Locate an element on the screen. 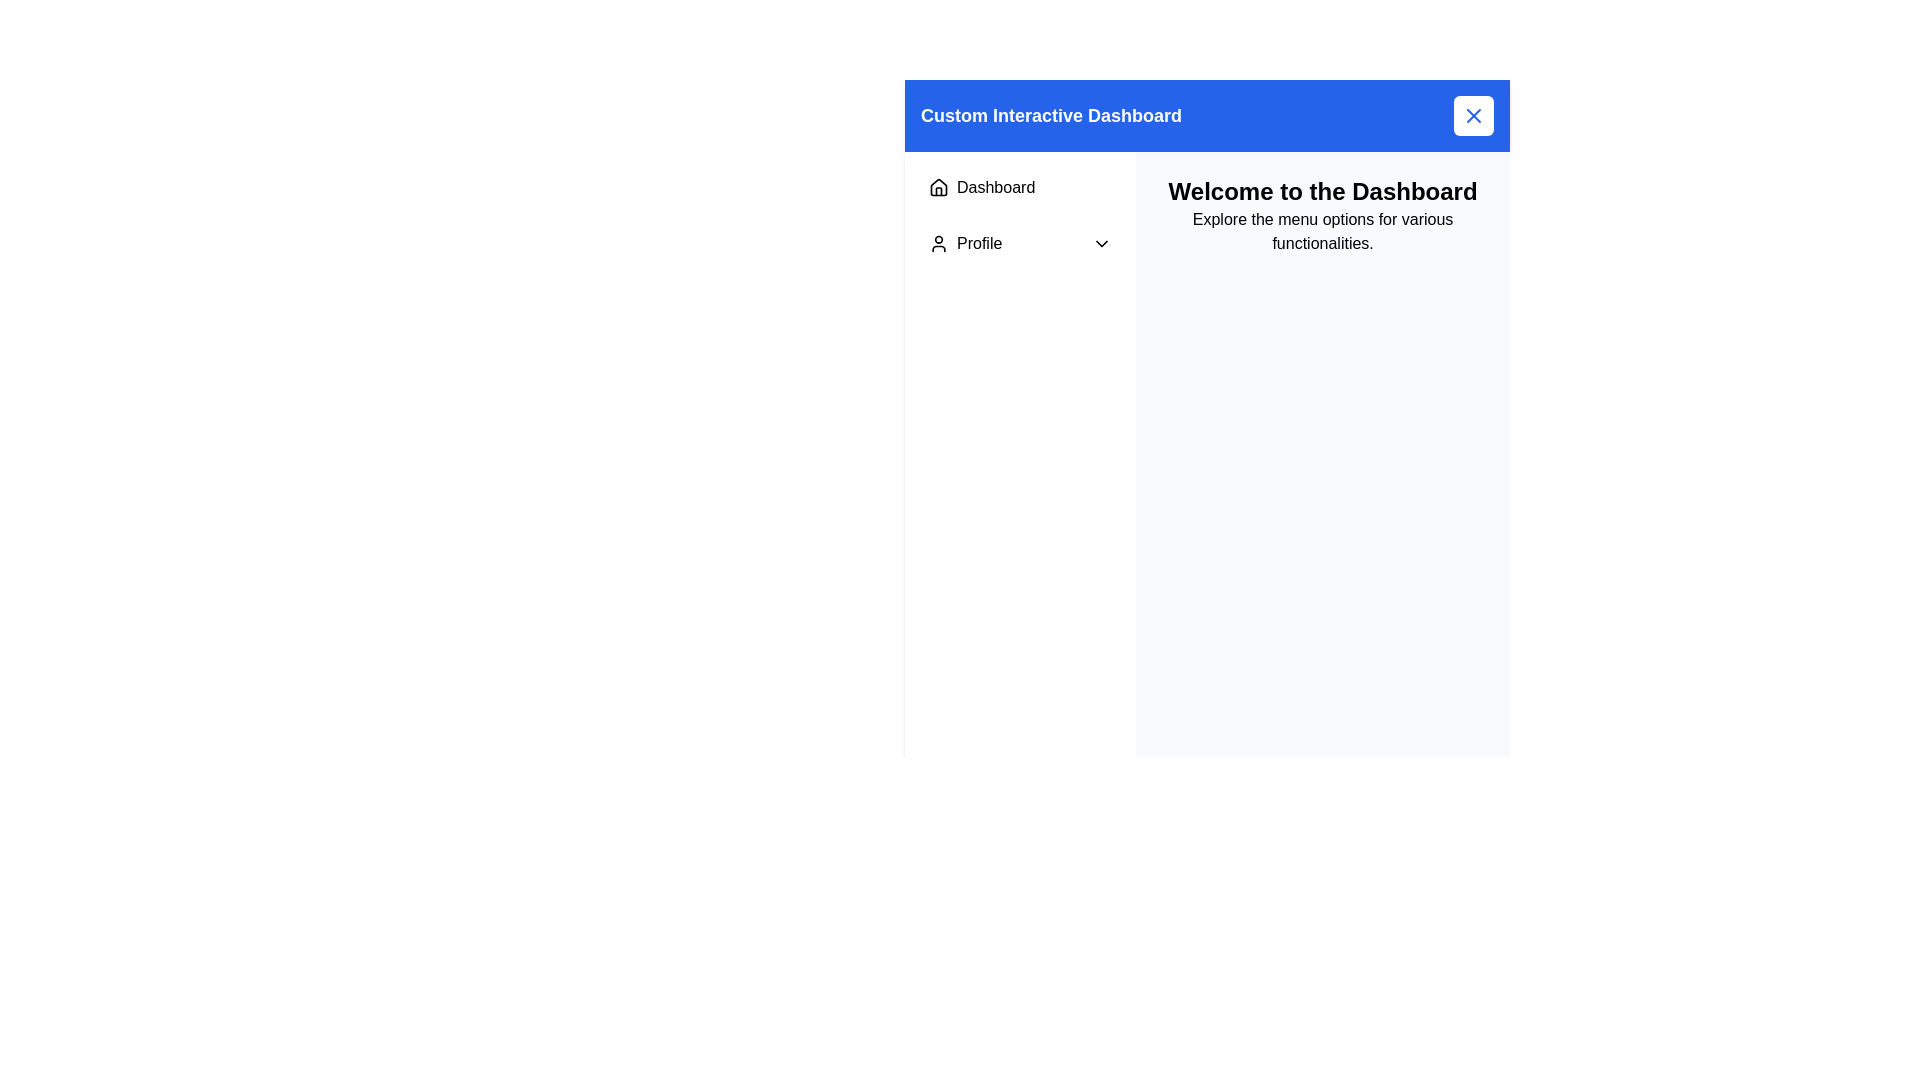  text content displayed below the header 'Welcome to the Dashboard', which states 'Explore the menu options for various functionalities.' is located at coordinates (1323, 230).